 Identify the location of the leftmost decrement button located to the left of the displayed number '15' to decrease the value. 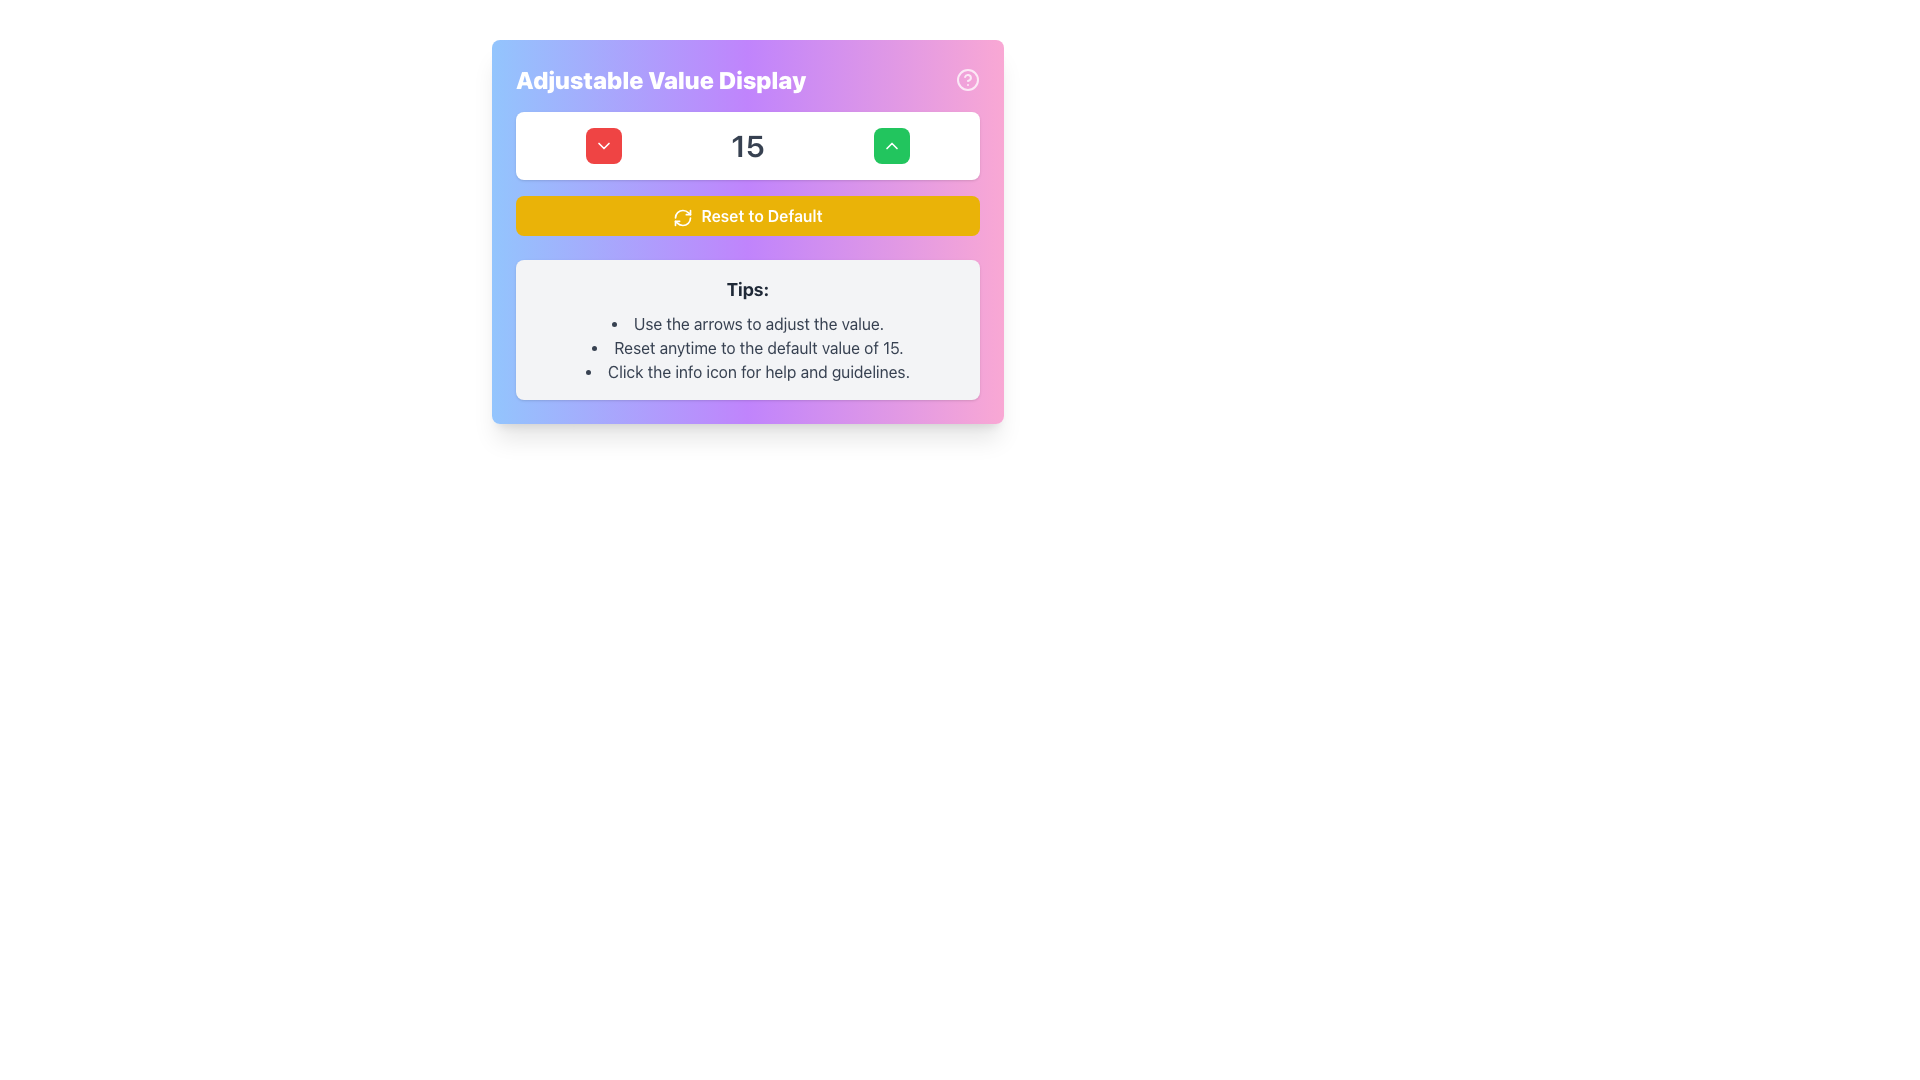
(603, 145).